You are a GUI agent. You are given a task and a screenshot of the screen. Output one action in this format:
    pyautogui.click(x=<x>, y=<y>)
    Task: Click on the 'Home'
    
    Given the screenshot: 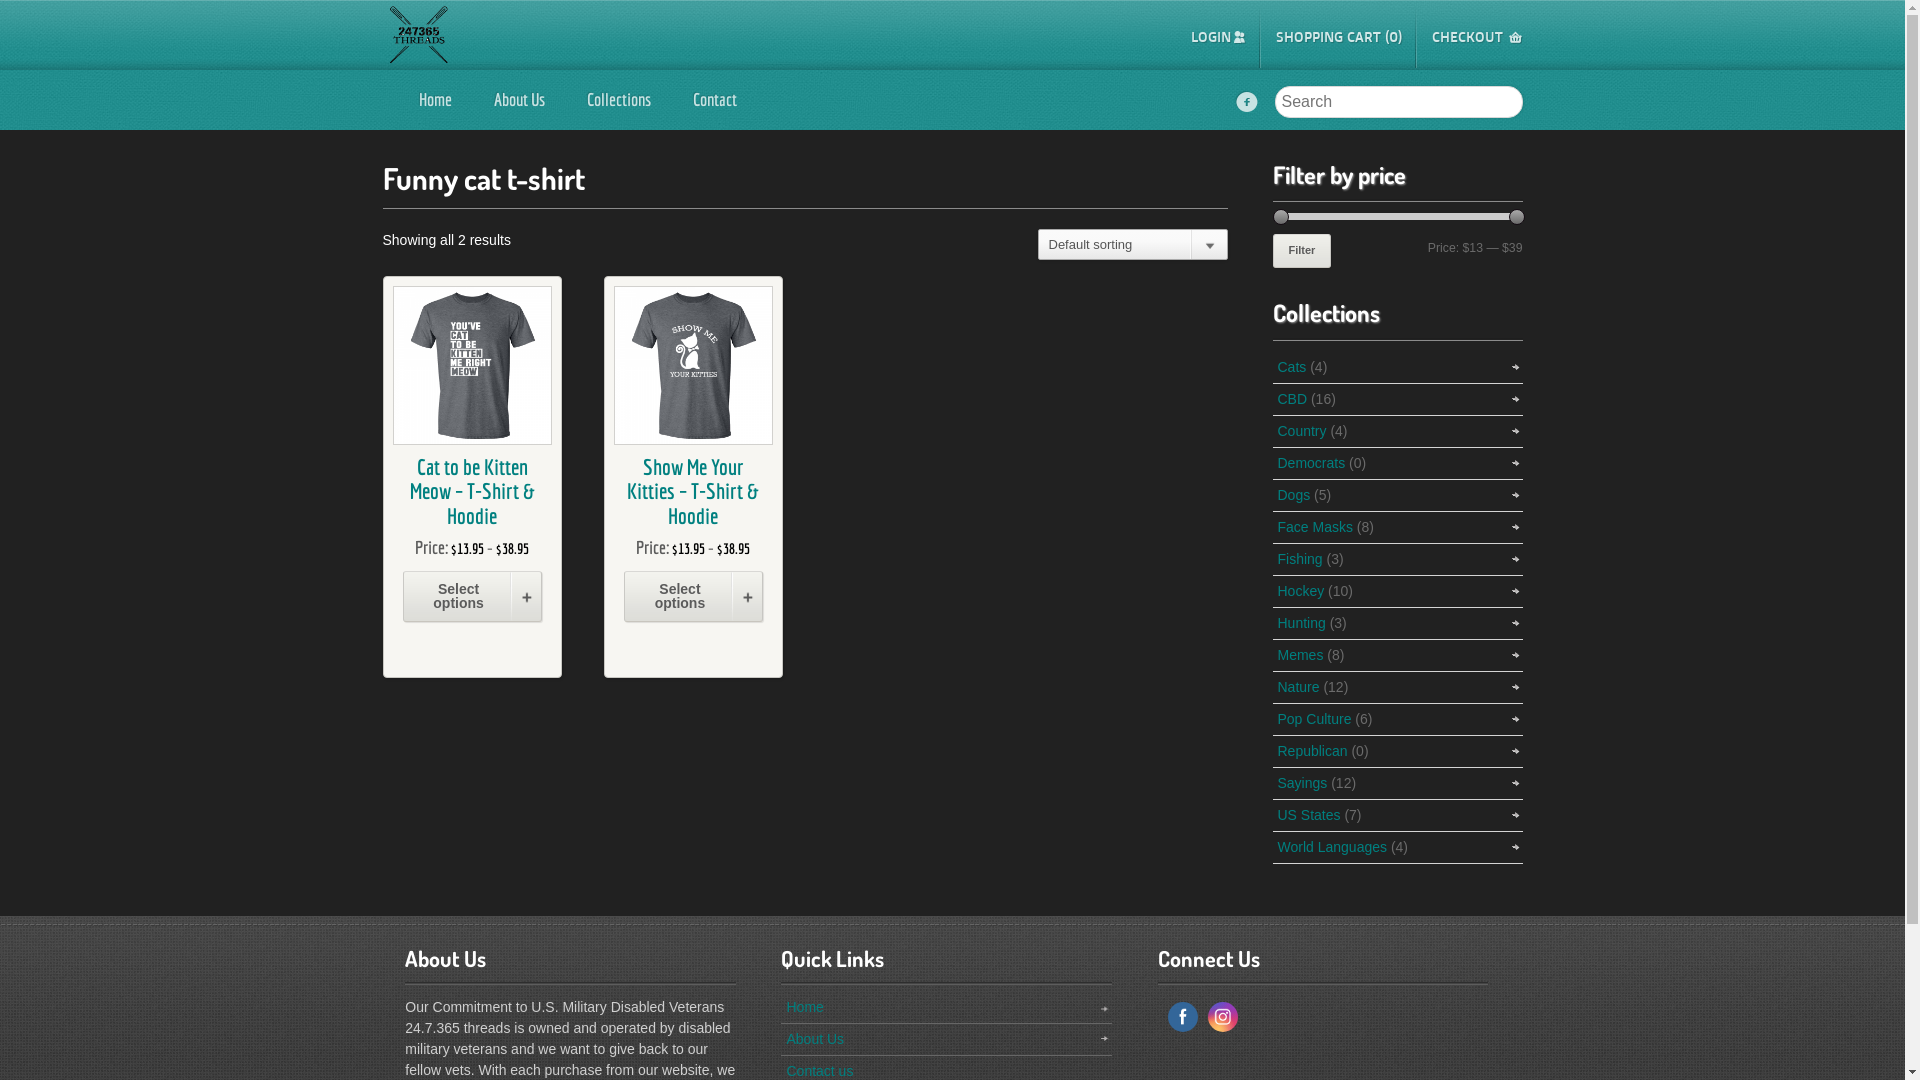 What is the action you would take?
    pyautogui.click(x=804, y=1006)
    